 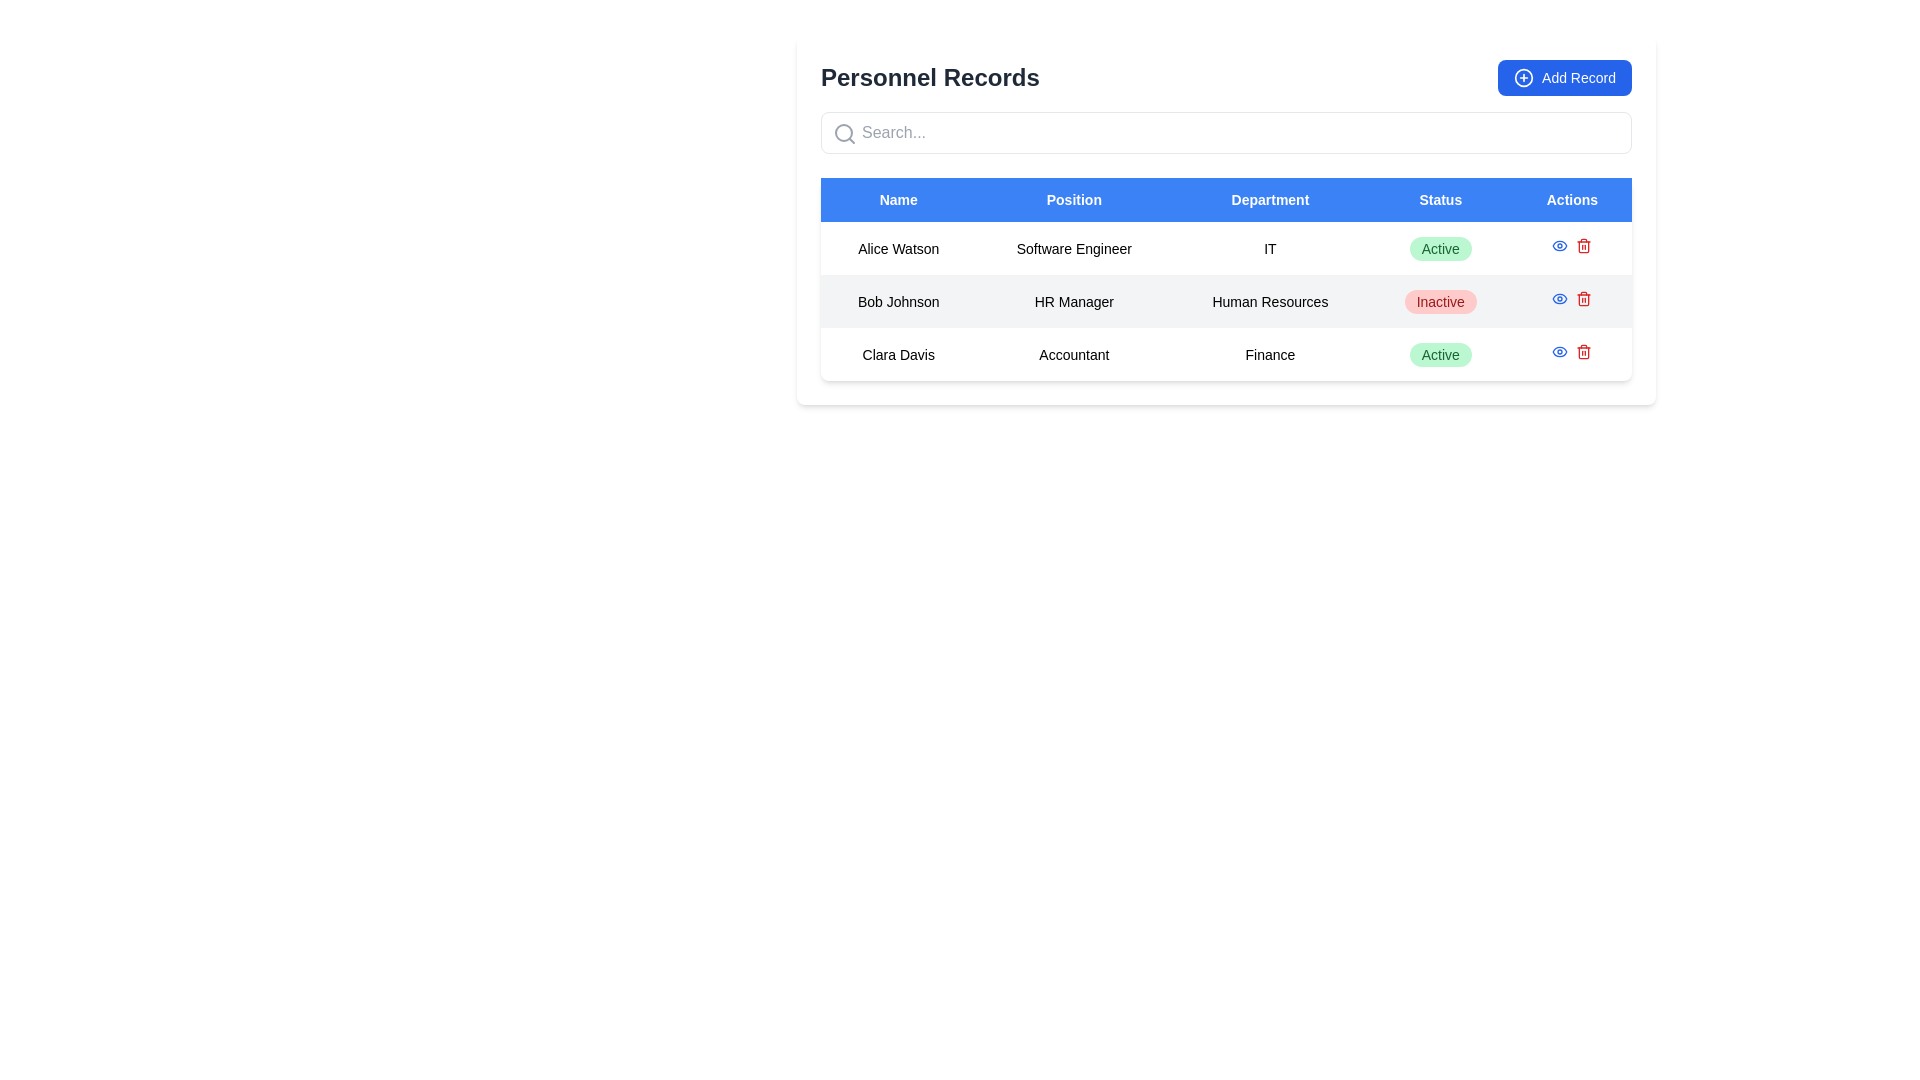 I want to click on the Text element (Heading) that serves as a title for the personnel records section, so click(x=929, y=76).